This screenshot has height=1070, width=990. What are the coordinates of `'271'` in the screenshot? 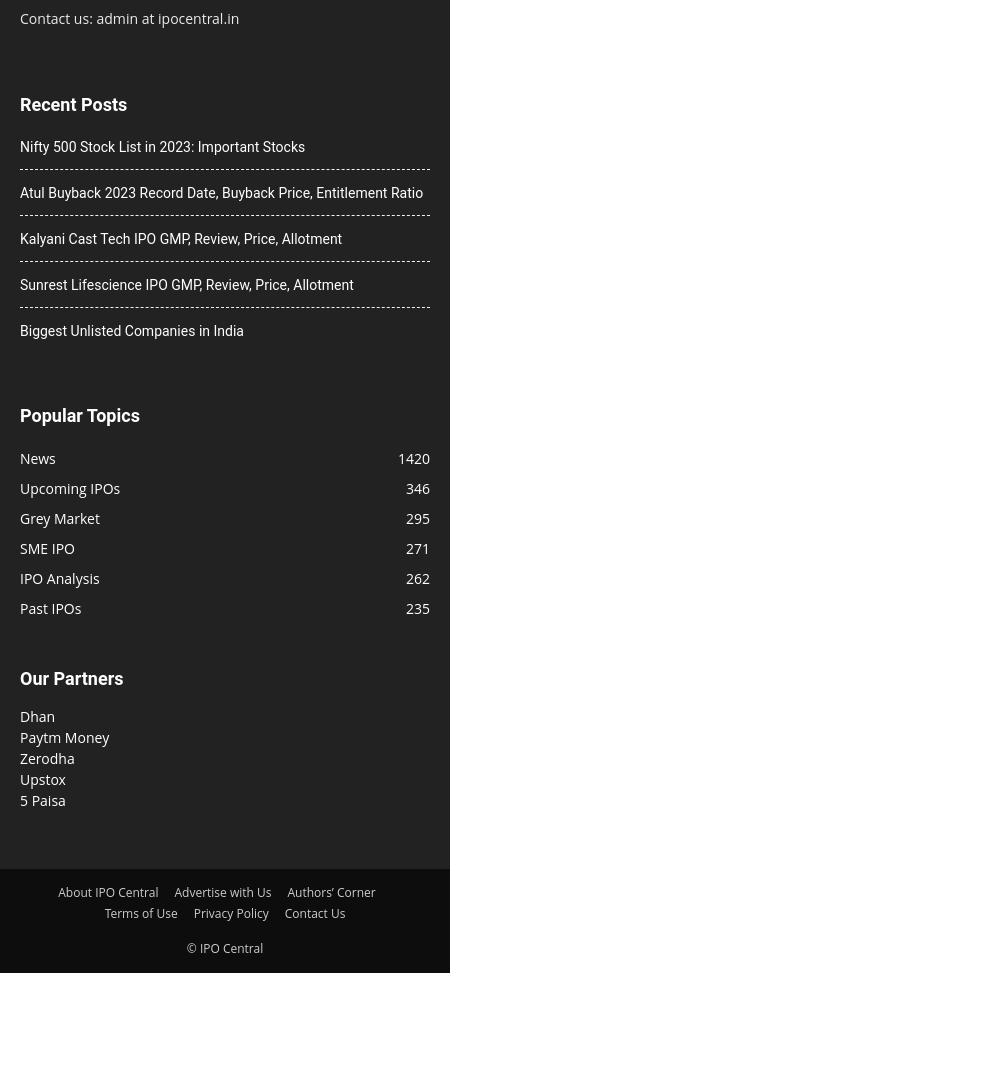 It's located at (404, 546).